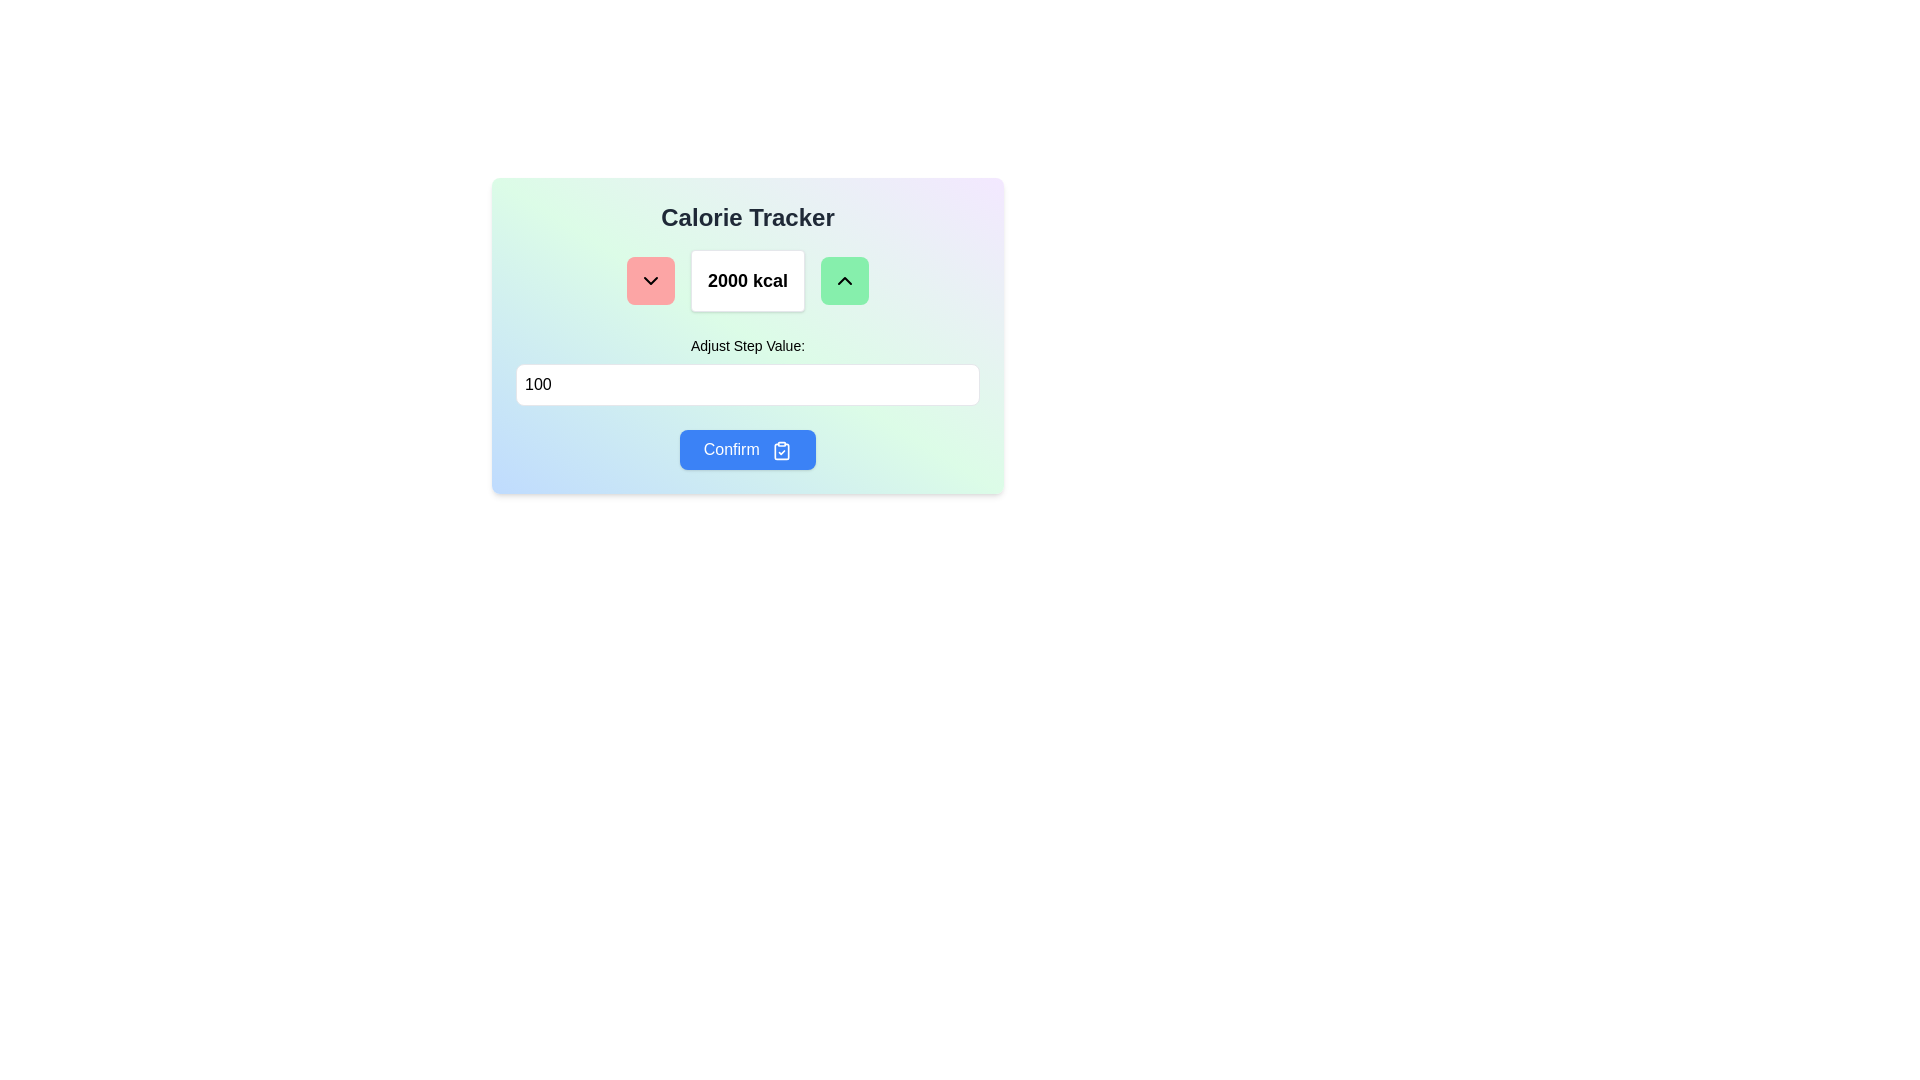  I want to click on the button that decreases the value displayed in the adjacent white box labeled '2000 kcal' to change its background color, so click(650, 281).